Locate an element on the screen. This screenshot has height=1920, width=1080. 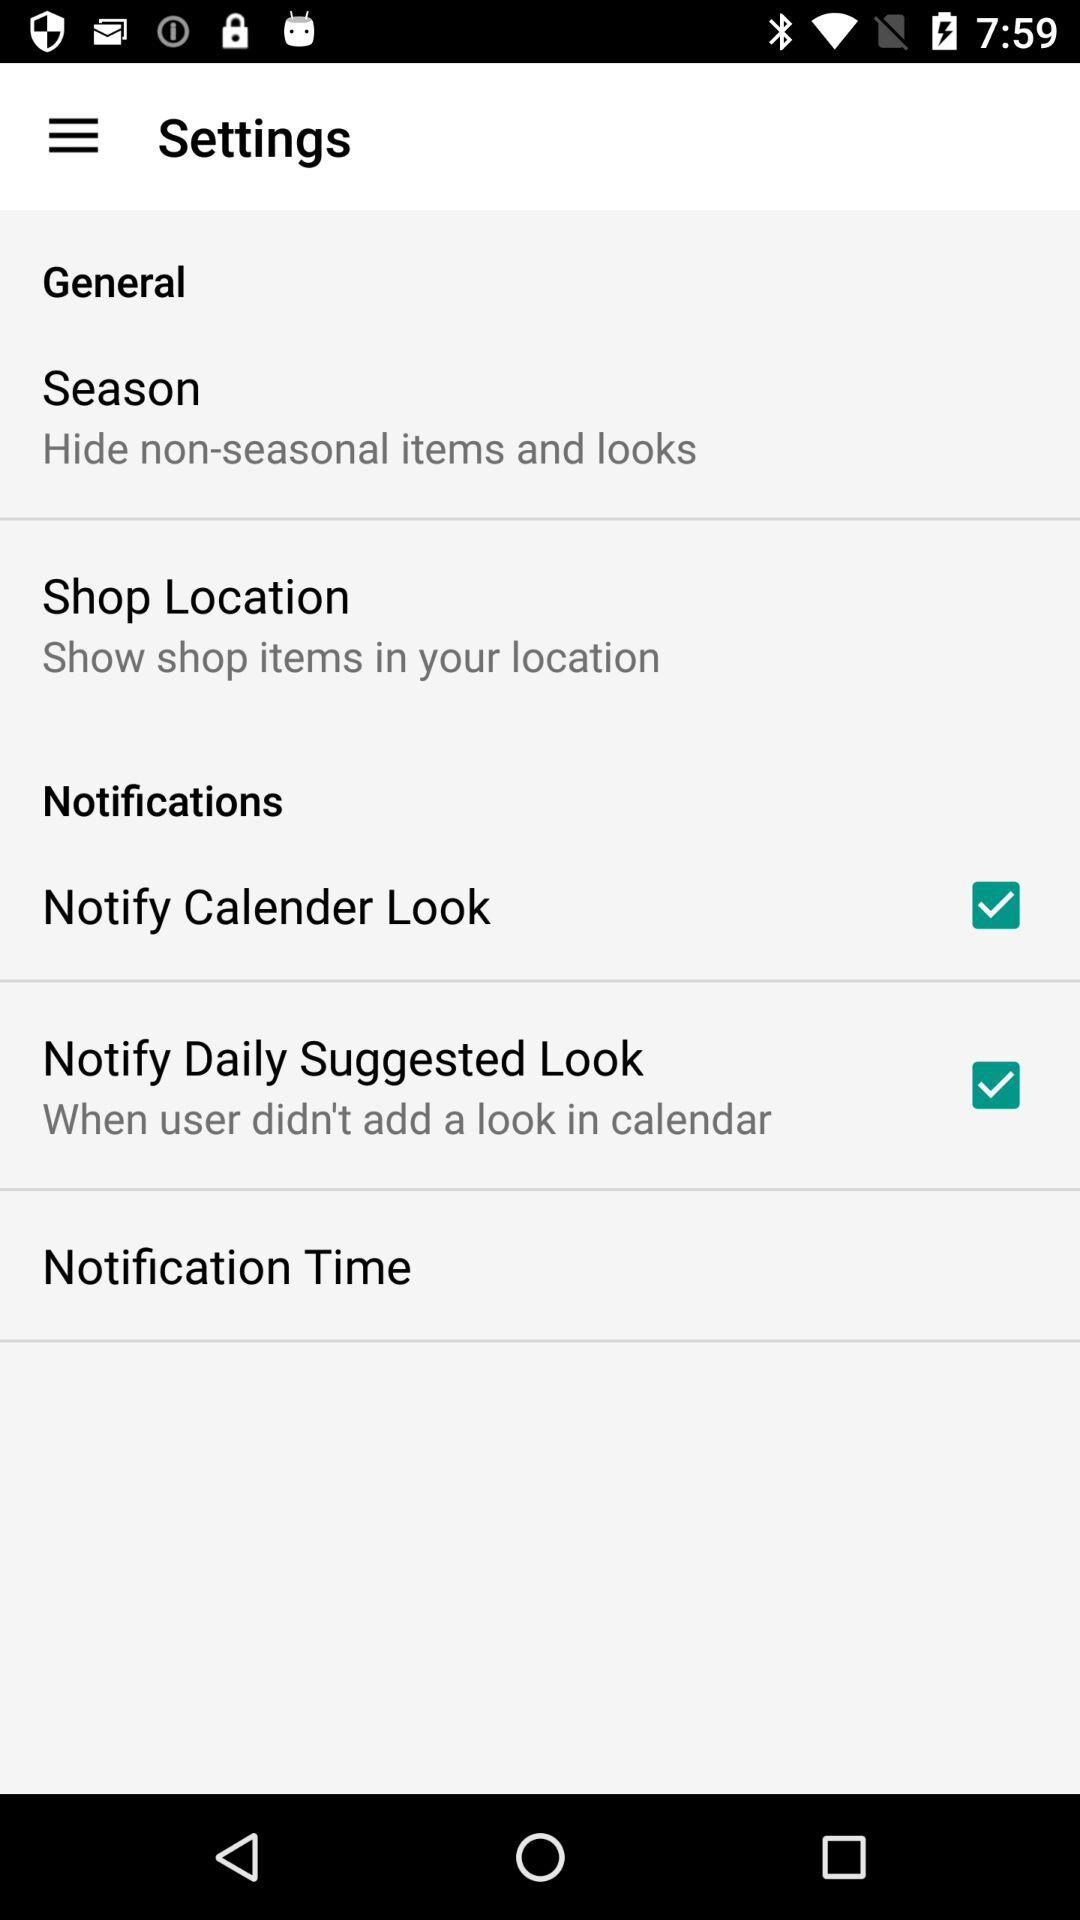
hide non seasonal is located at coordinates (369, 445).